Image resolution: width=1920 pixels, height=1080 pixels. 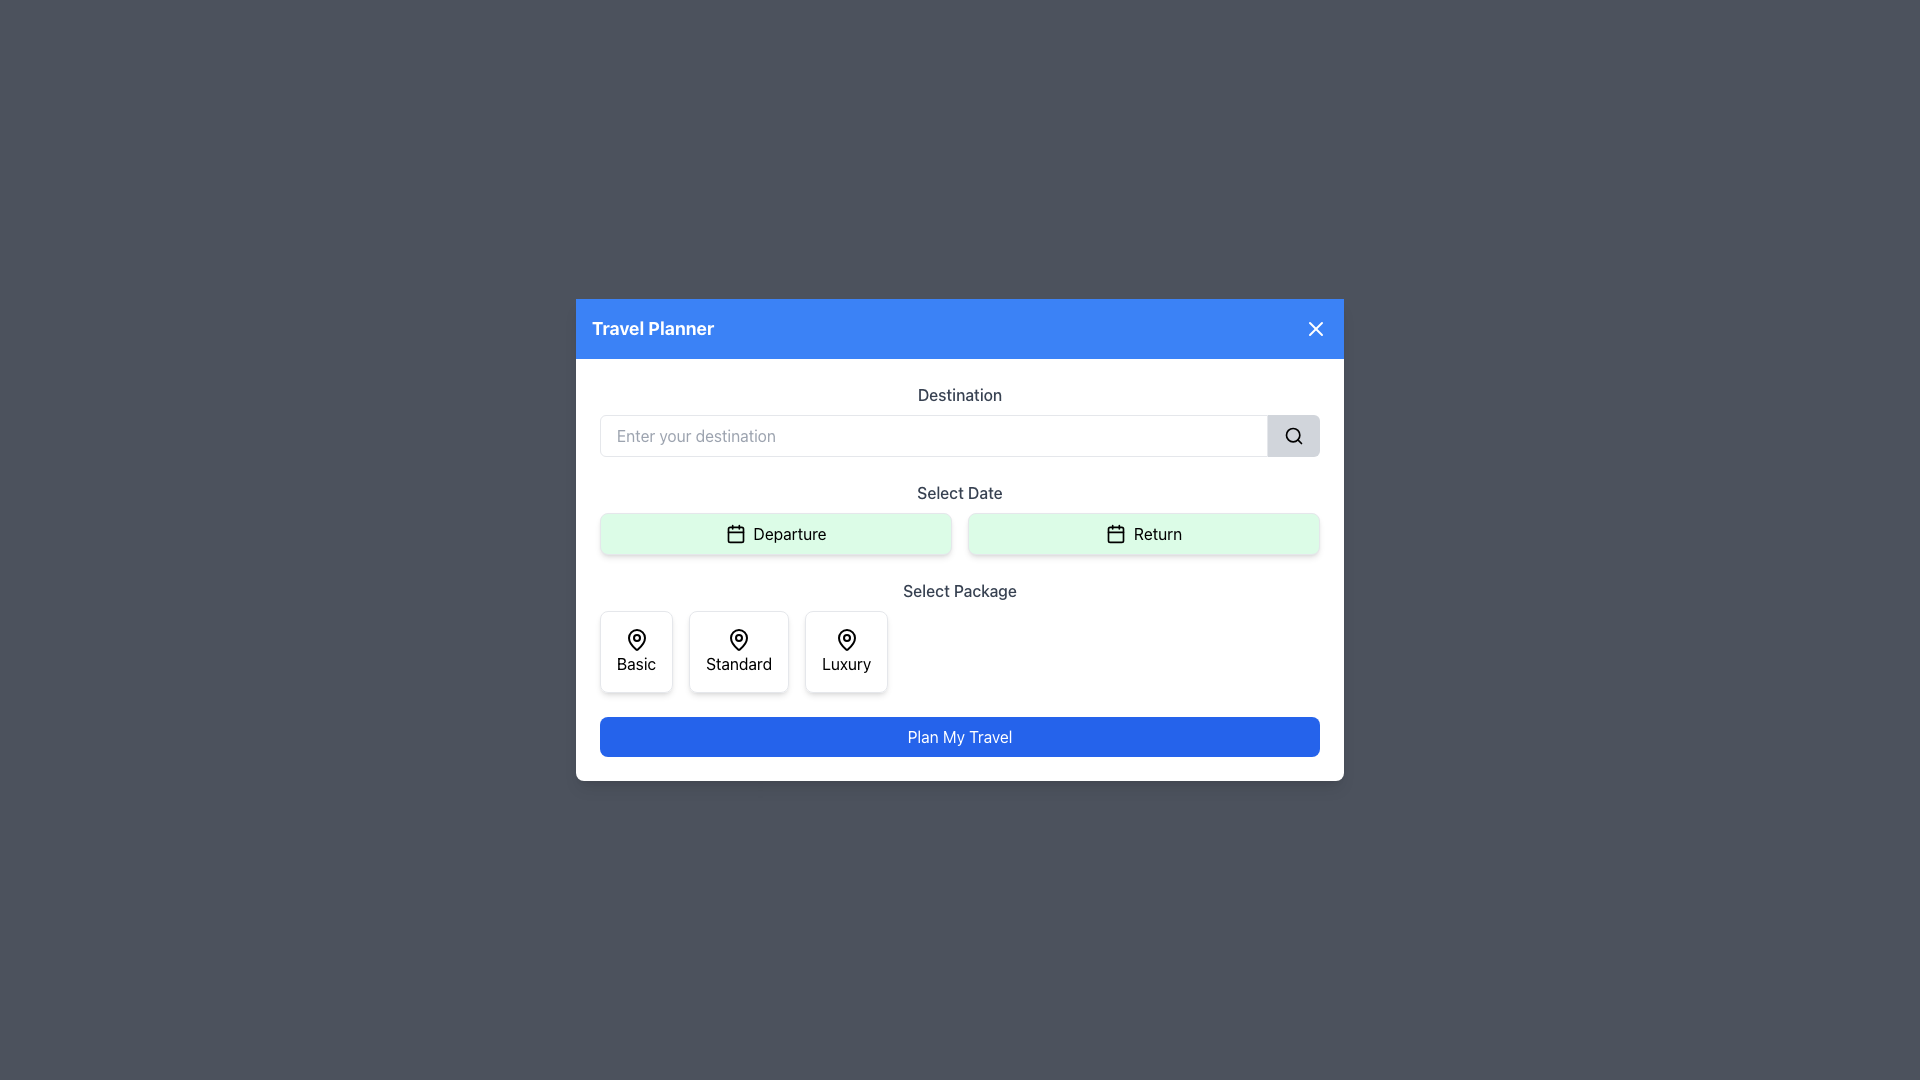 I want to click on the text label indicating the date selection section, which is located horizontally above the 'Departure' and 'Return' buttons, so click(x=960, y=493).